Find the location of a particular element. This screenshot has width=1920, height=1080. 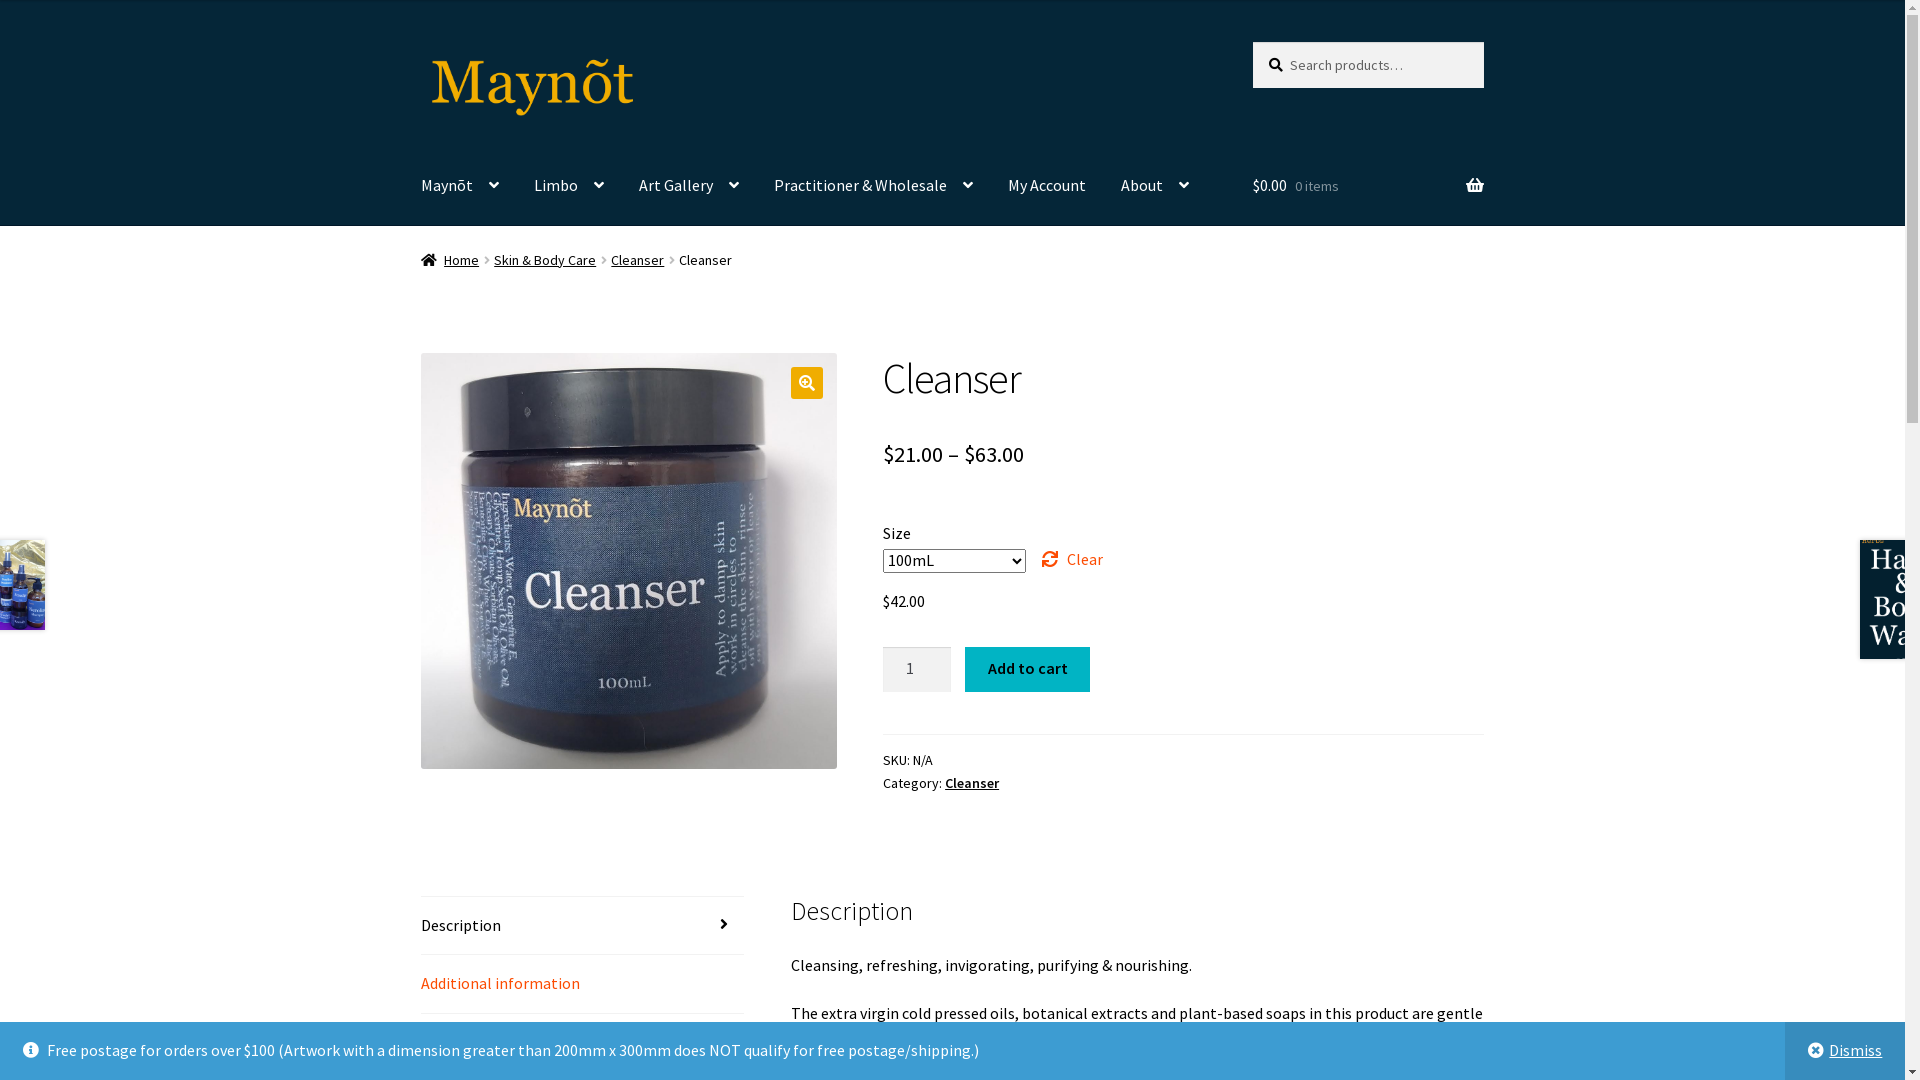

'My Account' is located at coordinates (1045, 185).